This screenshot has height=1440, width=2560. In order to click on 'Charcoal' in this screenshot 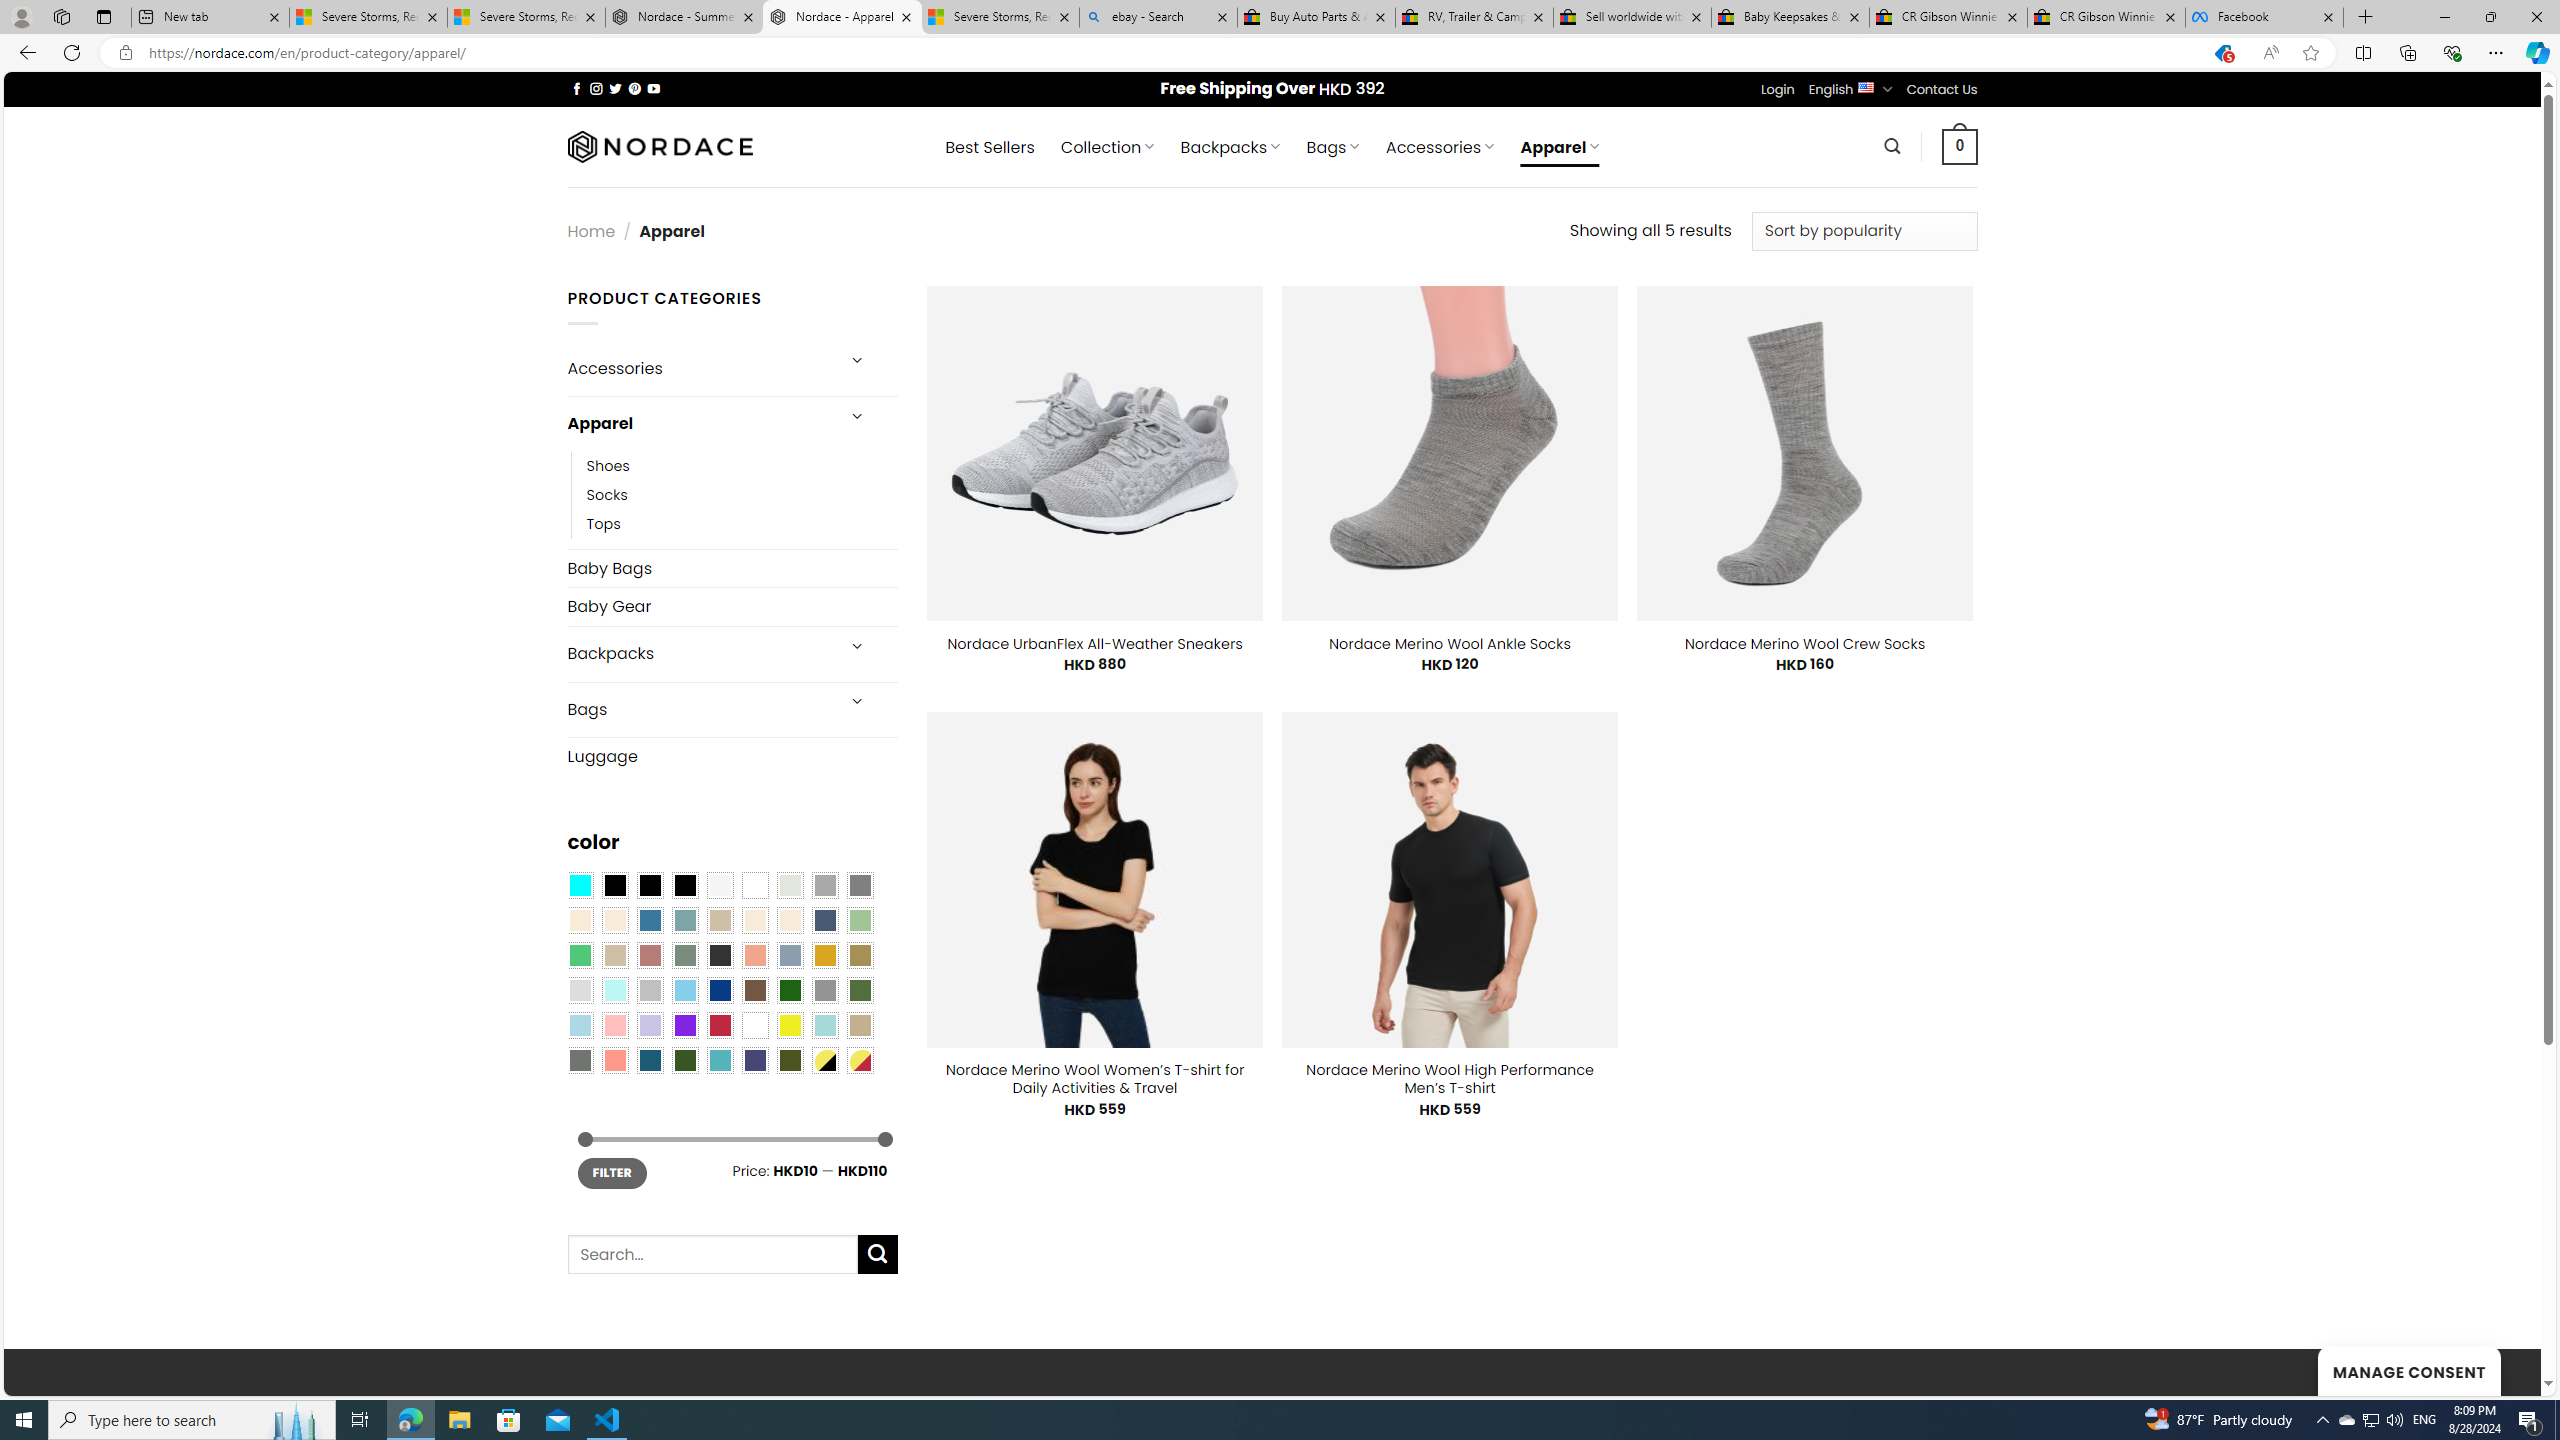, I will do `click(718, 953)`.